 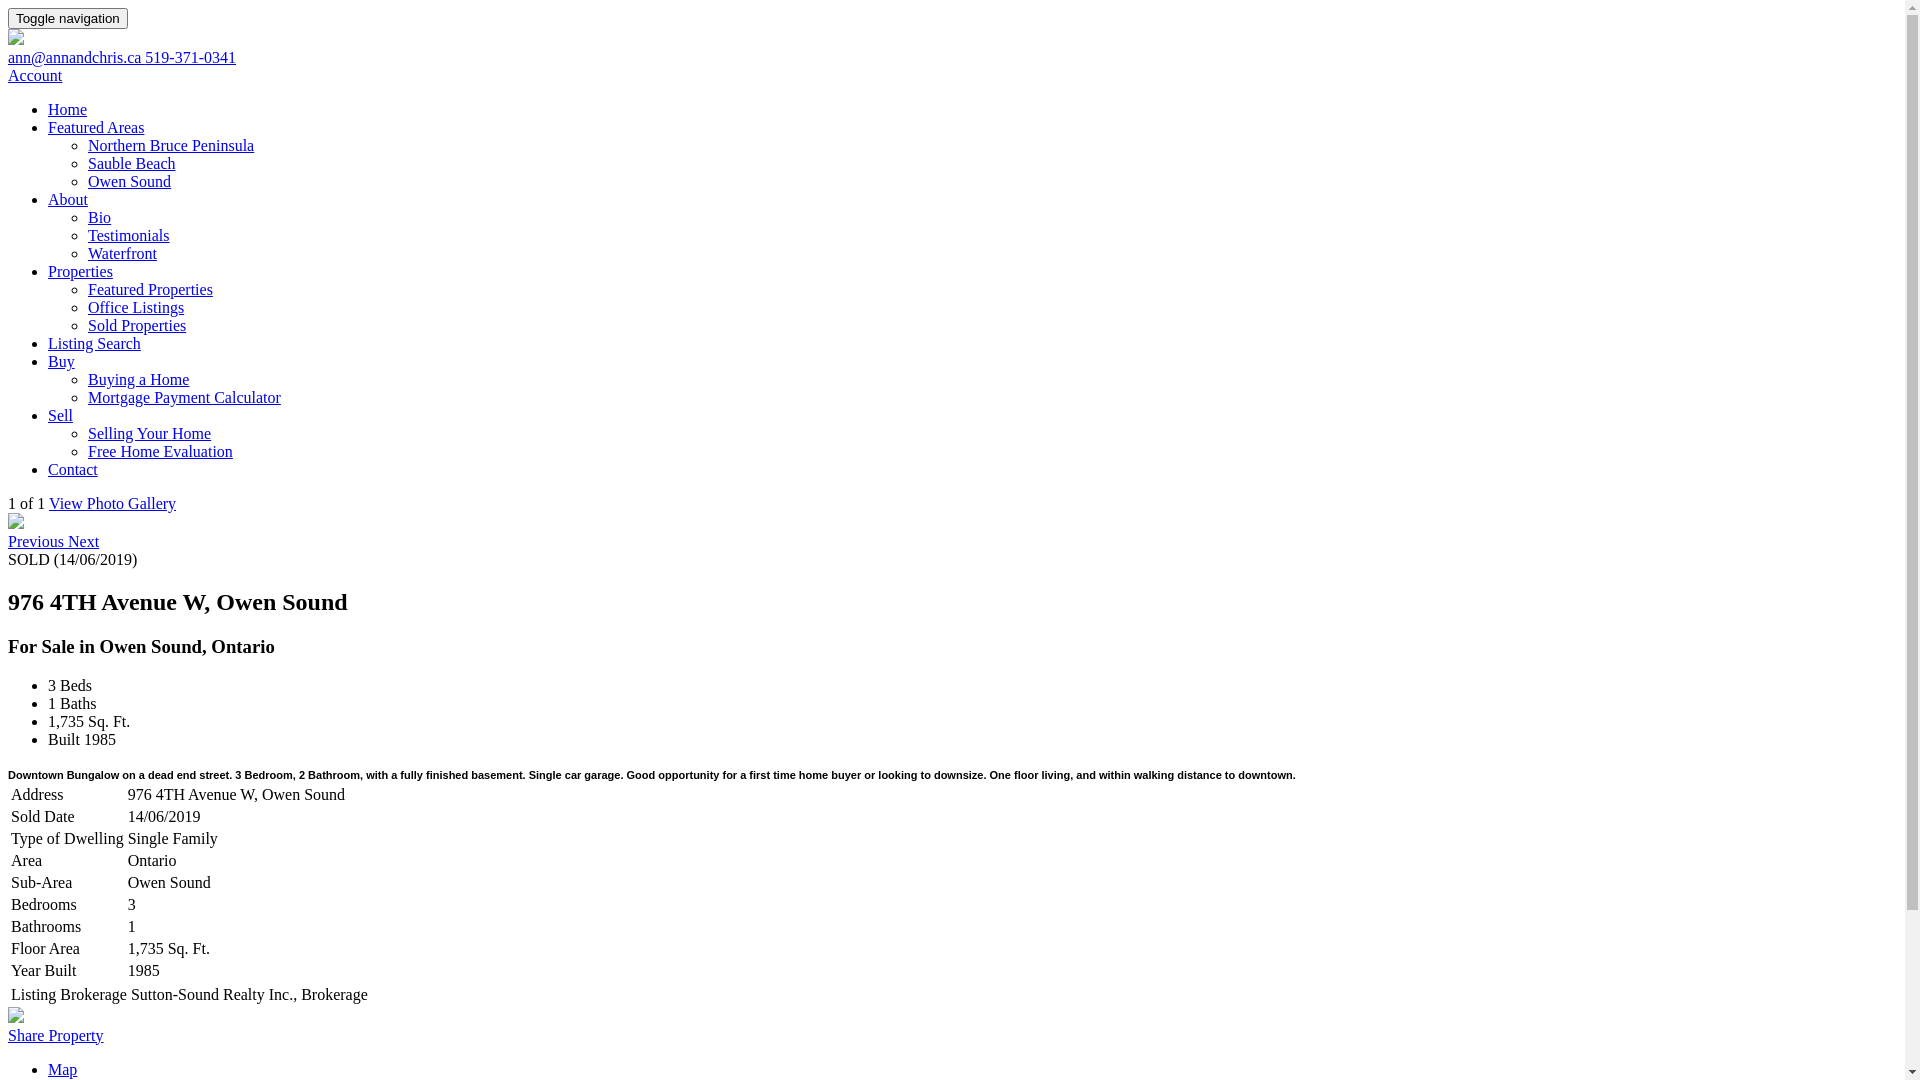 What do you see at coordinates (128, 234) in the screenshot?
I see `'Testimonials'` at bounding box center [128, 234].